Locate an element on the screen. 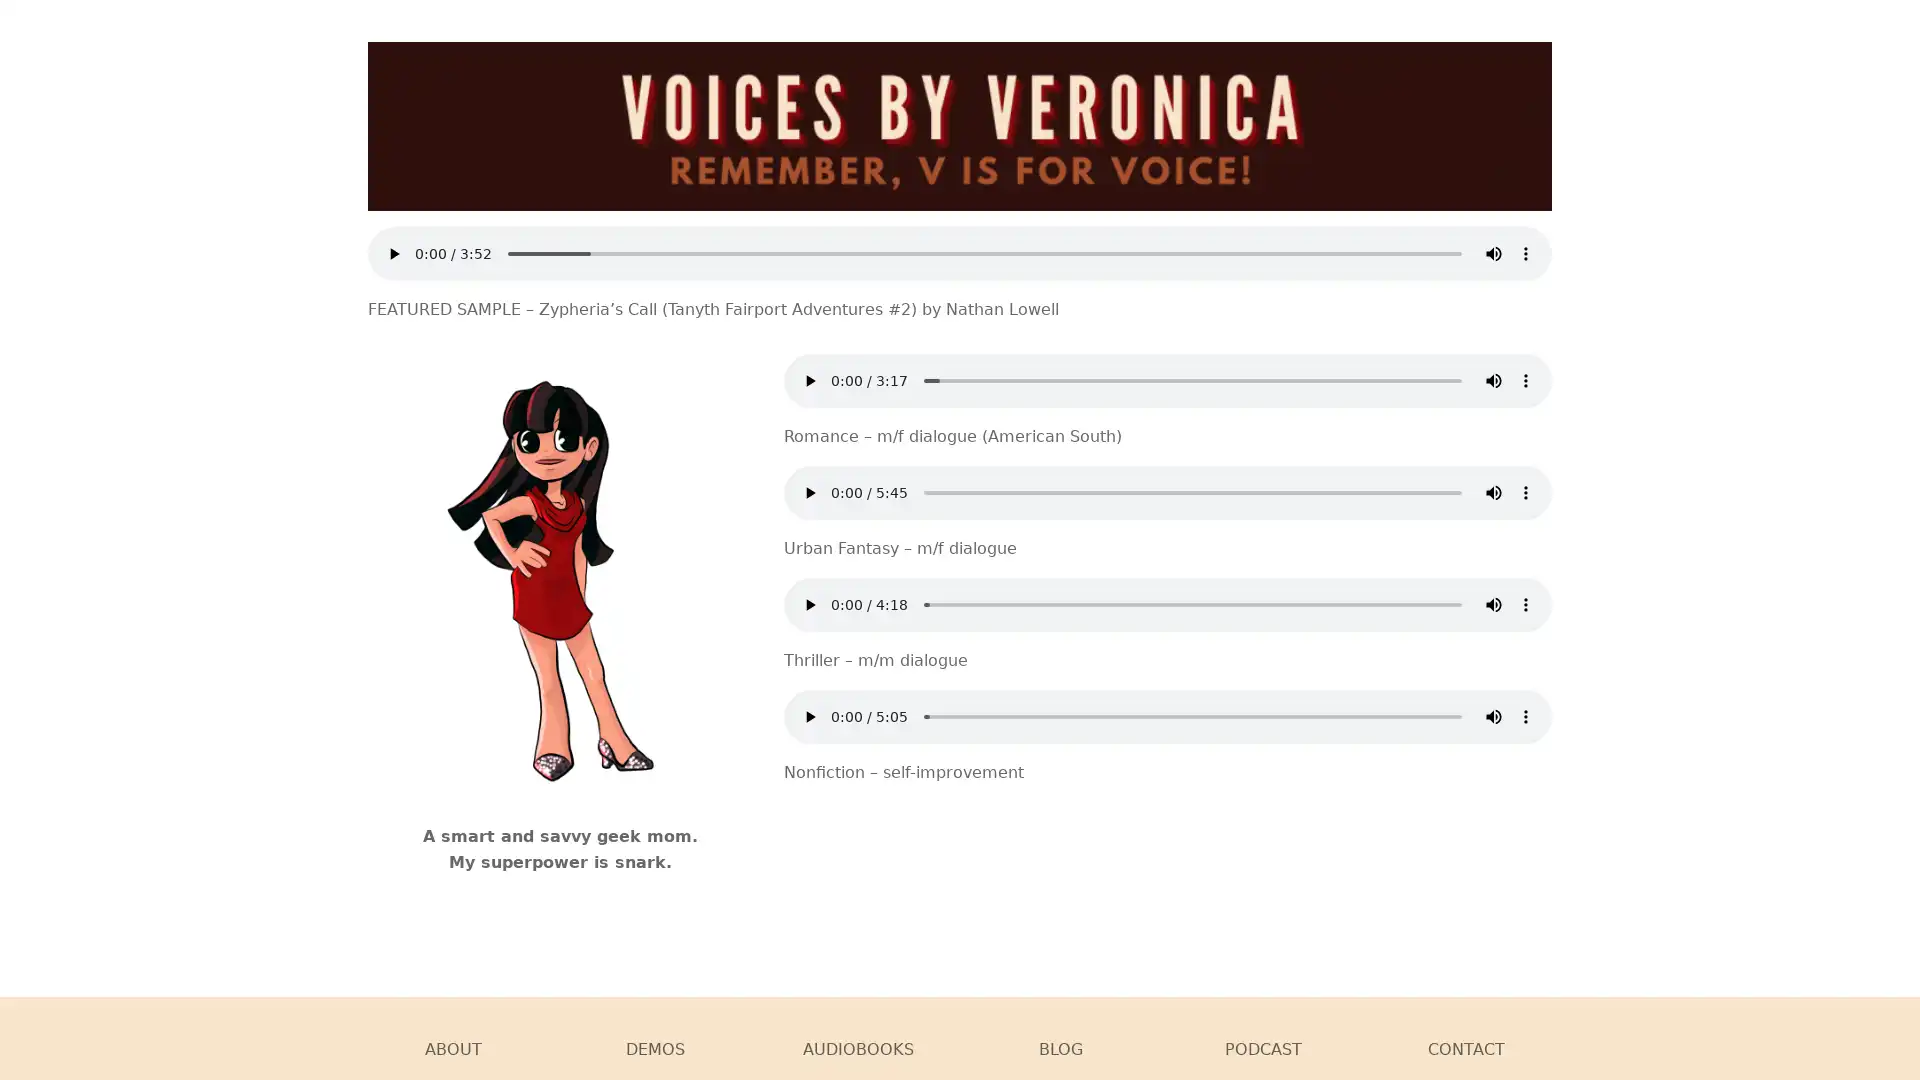 The height and width of the screenshot is (1080, 1920). play is located at coordinates (393, 253).